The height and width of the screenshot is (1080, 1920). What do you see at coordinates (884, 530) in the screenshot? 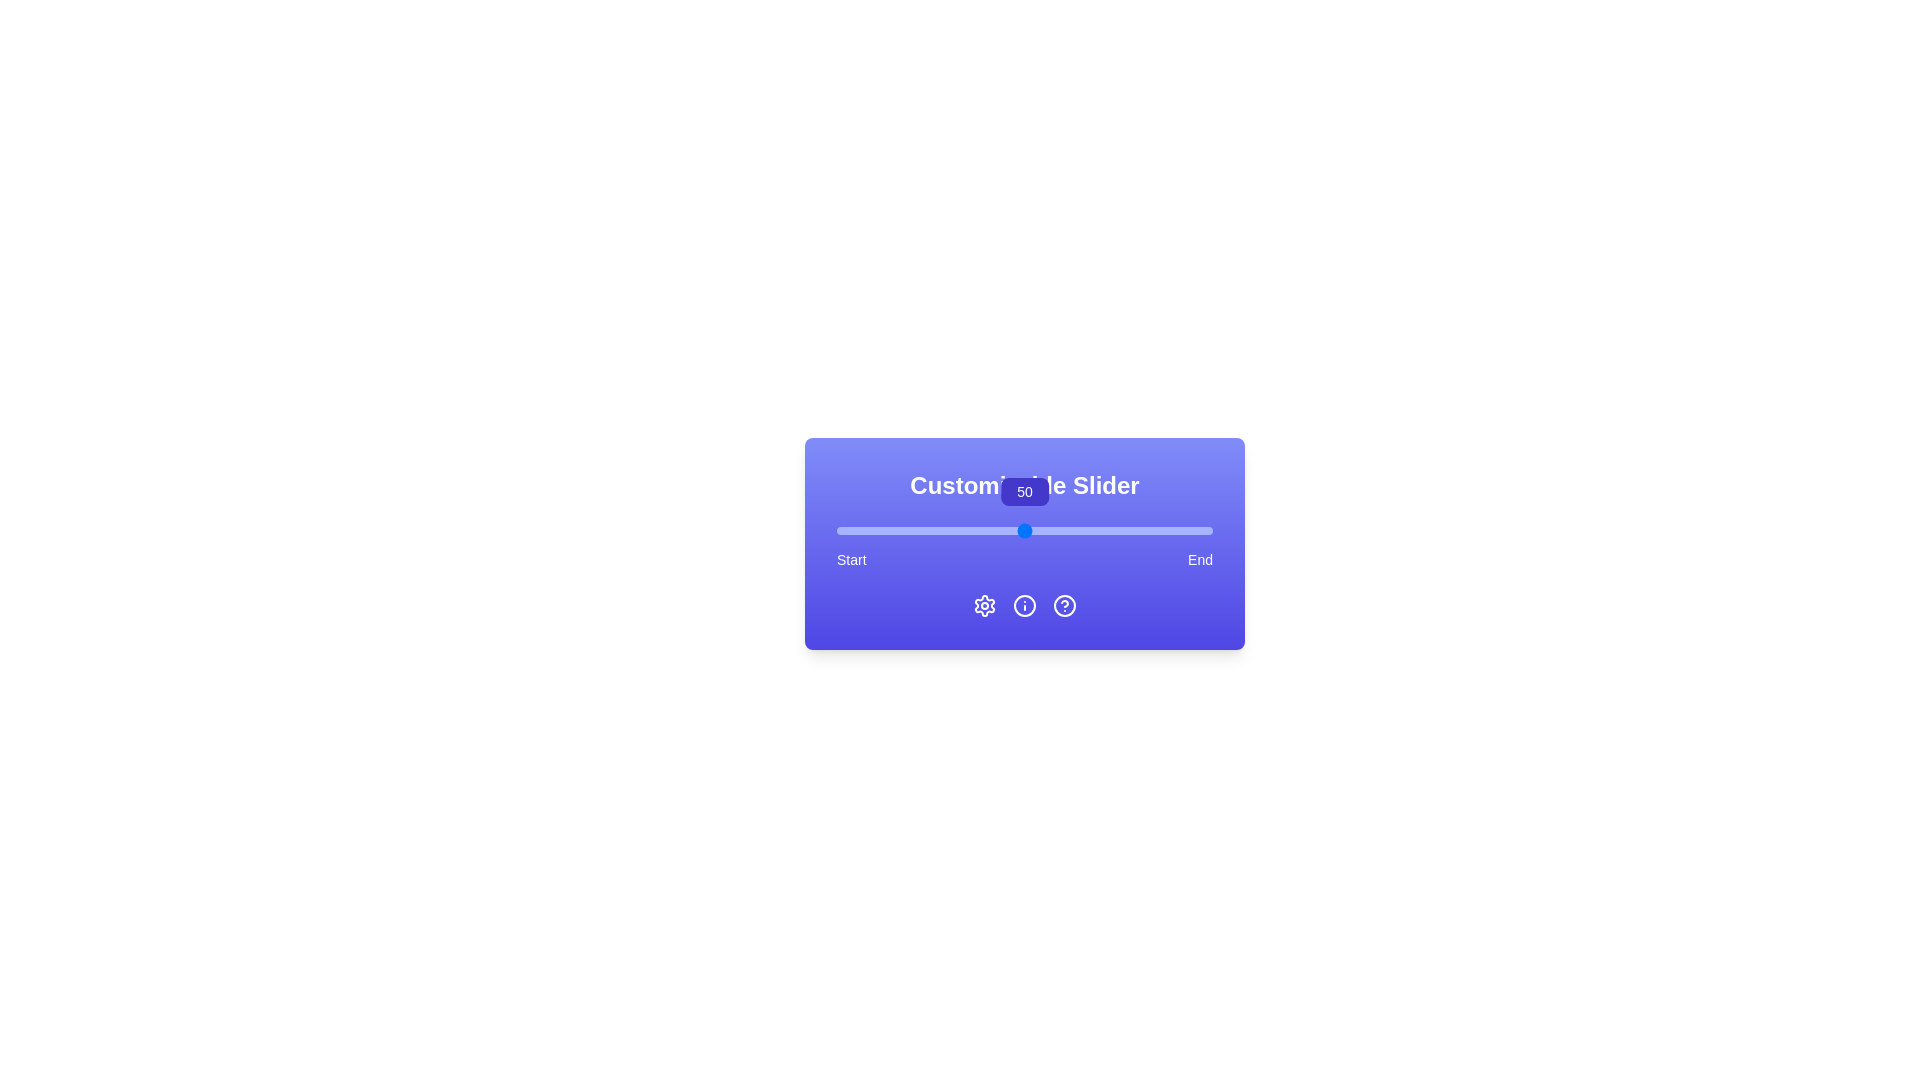
I see `the slider to set the value to 13` at bounding box center [884, 530].